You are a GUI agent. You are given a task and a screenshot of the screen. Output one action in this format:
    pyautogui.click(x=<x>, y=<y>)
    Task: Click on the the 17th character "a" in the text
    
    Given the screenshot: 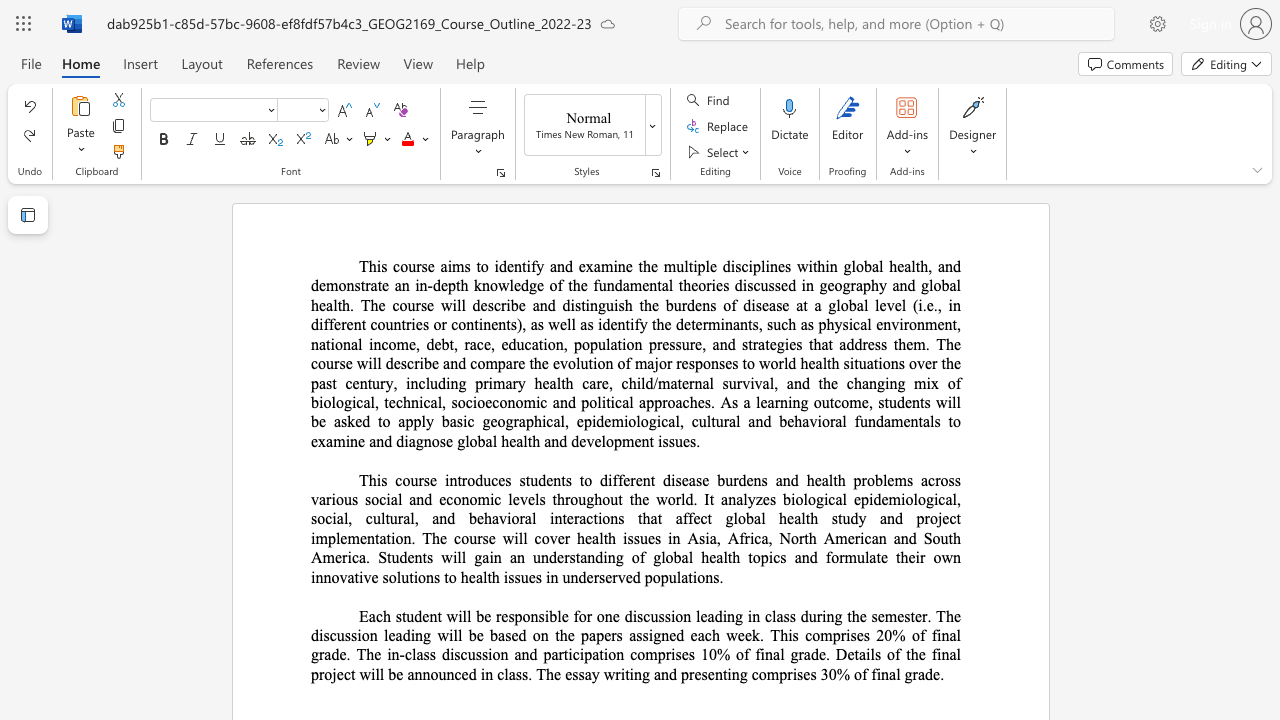 What is the action you would take?
    pyautogui.click(x=581, y=517)
    